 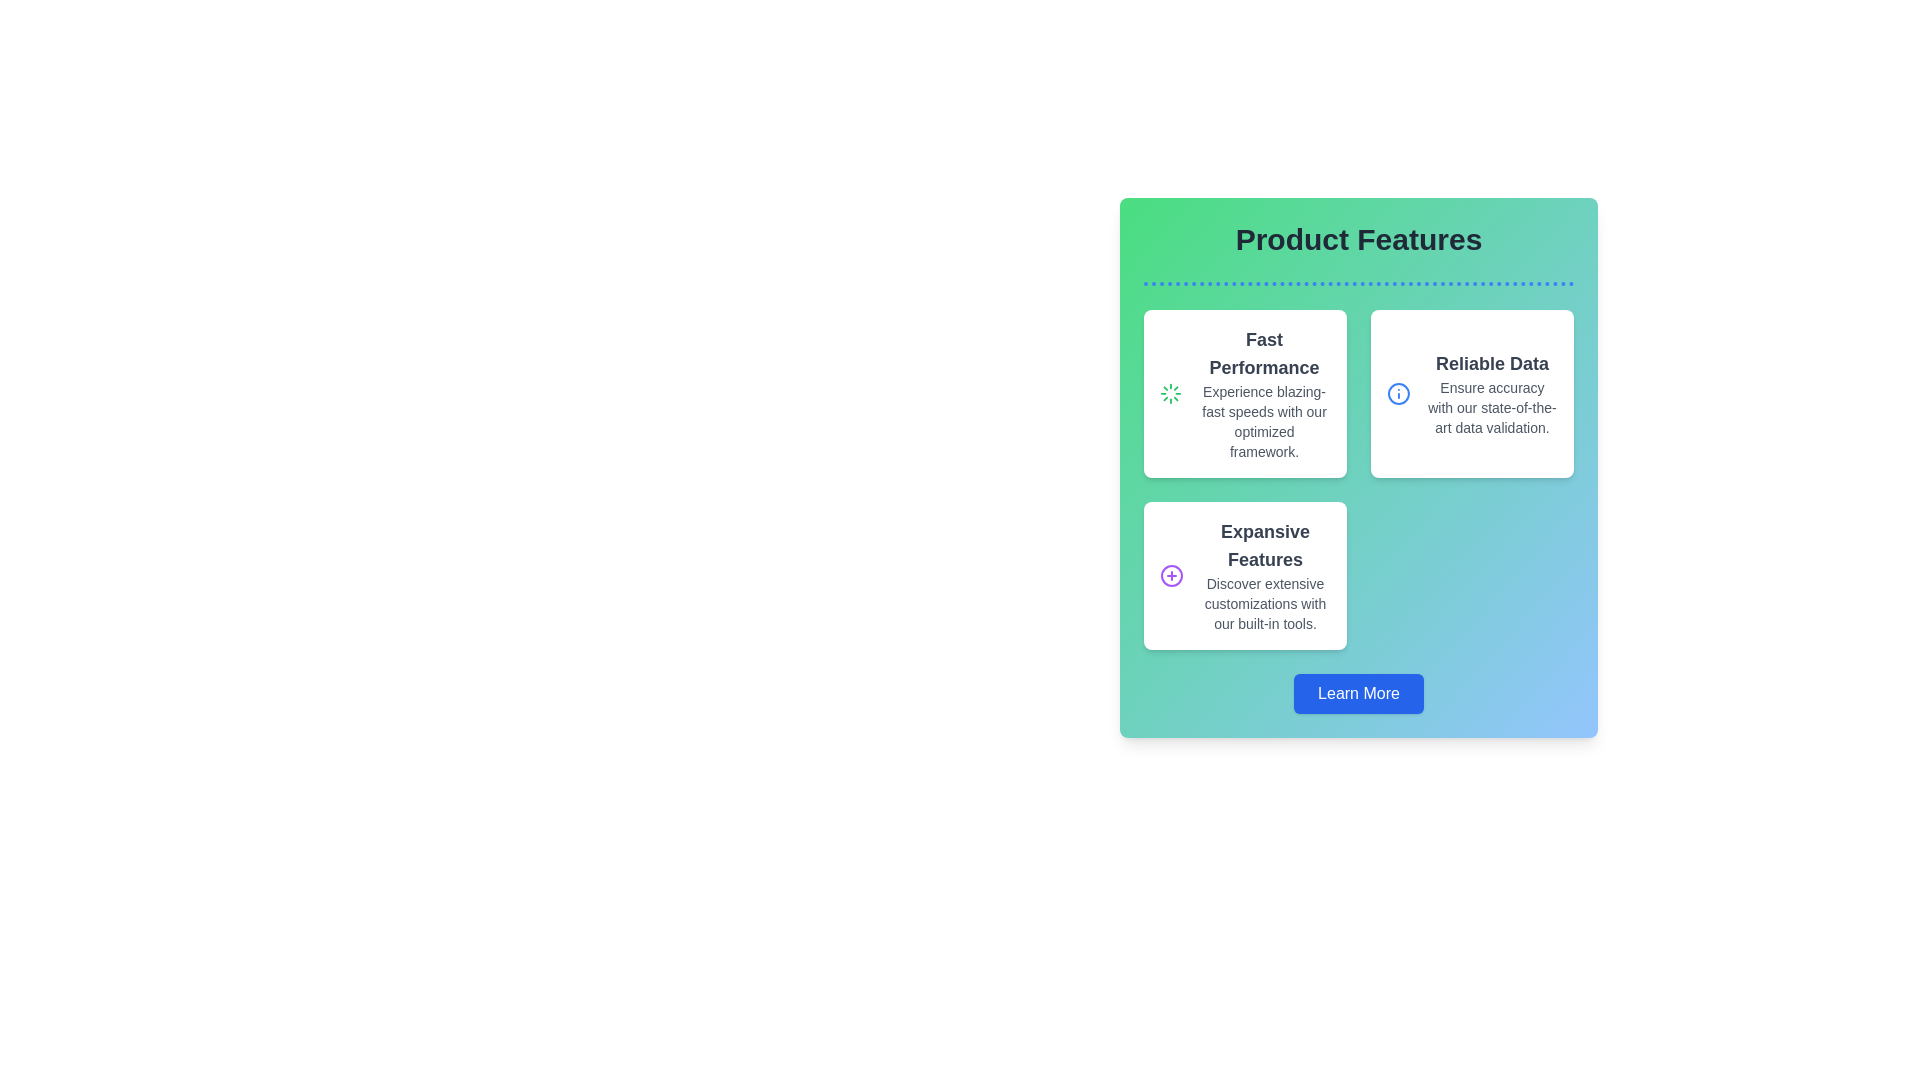 What do you see at coordinates (1264, 603) in the screenshot?
I see `descriptive content of the Text Block stating 'Discover extensive customizations with our built-in tools.' located below the title 'Expansive Features' in the second card of the bottom row in the 'Product Features' section` at bounding box center [1264, 603].